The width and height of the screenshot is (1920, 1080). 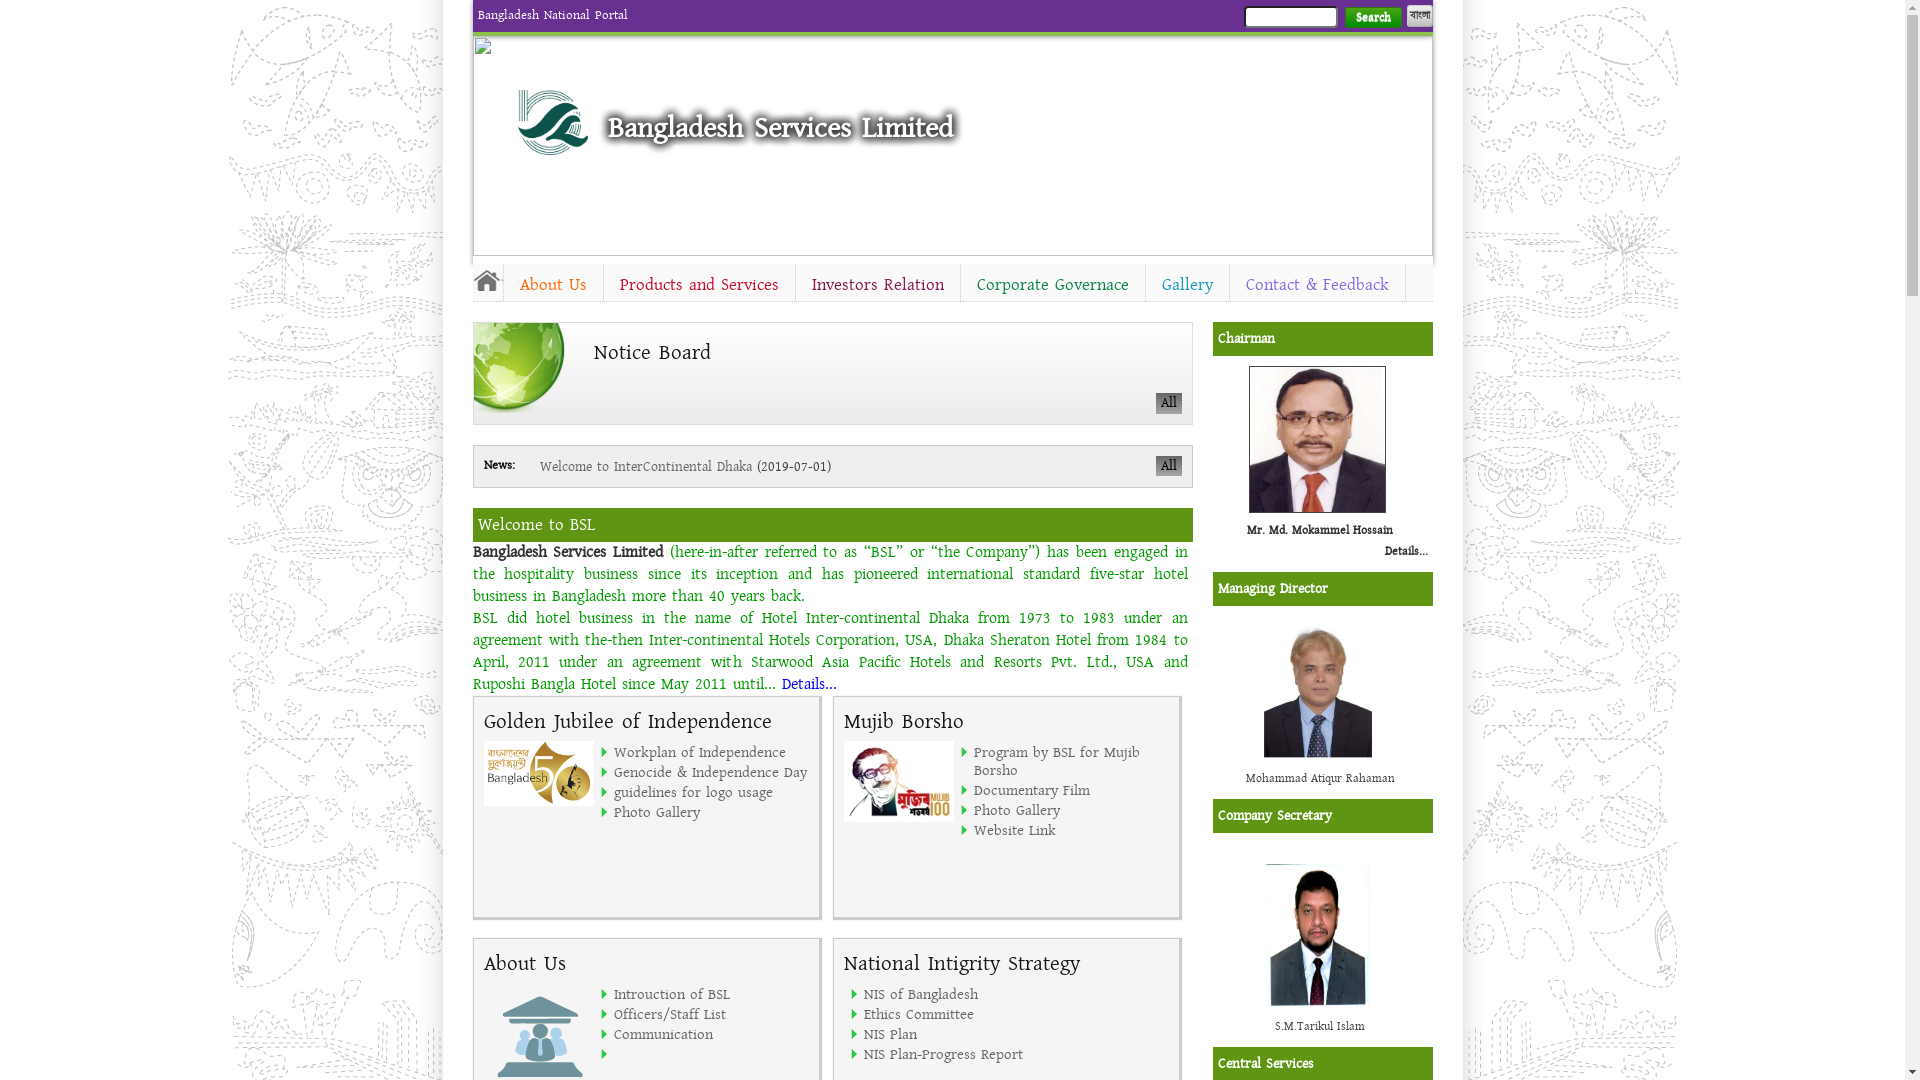 I want to click on 'Corporate Governace', so click(x=1050, y=285).